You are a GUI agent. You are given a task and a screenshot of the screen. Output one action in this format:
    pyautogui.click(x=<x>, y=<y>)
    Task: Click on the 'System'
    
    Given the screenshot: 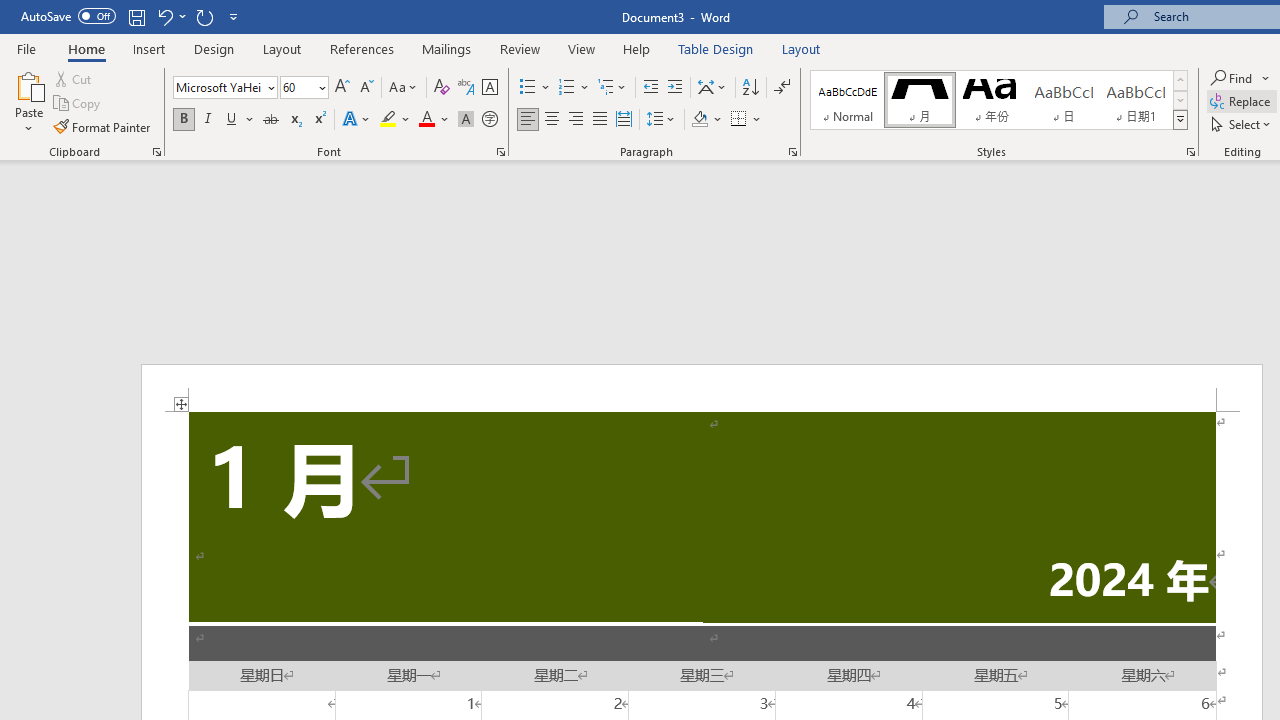 What is the action you would take?
    pyautogui.click(x=10, y=11)
    